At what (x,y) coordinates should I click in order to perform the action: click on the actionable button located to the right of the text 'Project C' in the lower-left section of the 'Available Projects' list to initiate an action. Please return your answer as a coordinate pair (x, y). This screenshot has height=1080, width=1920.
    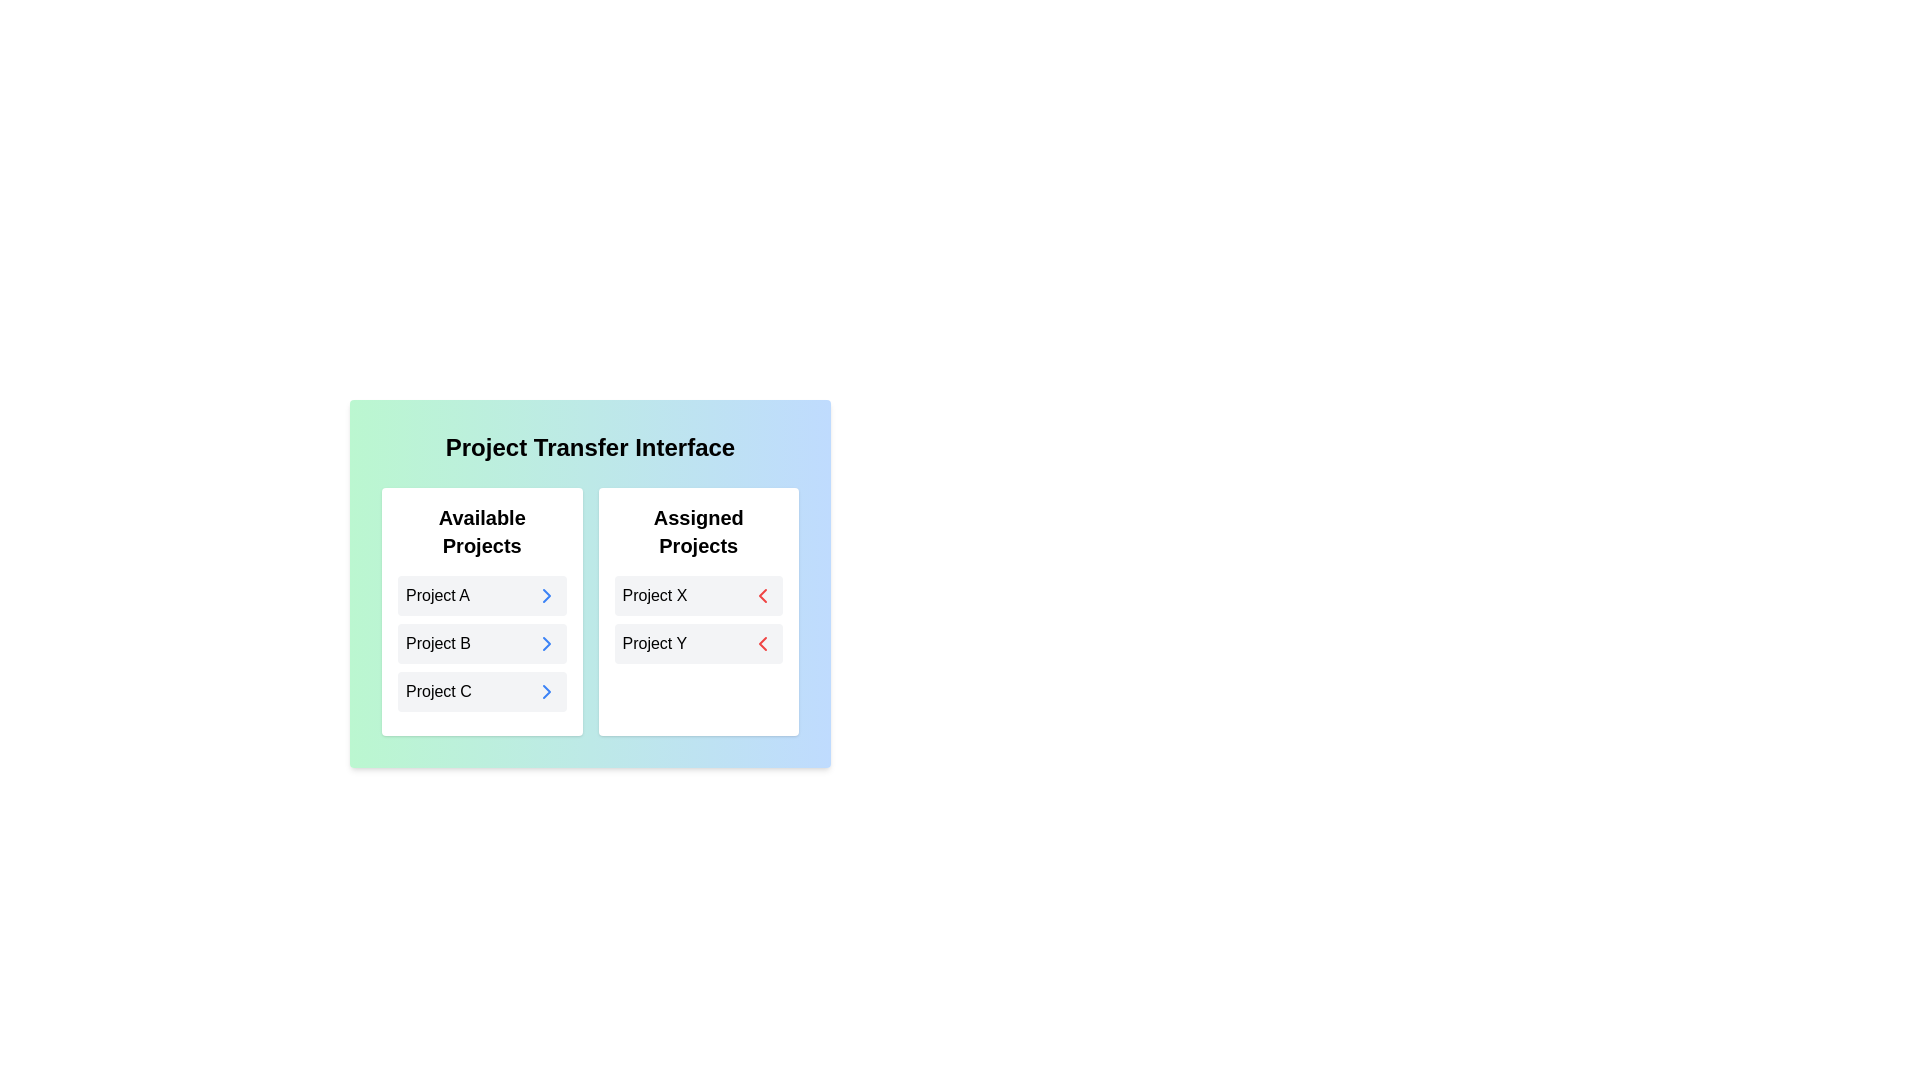
    Looking at the image, I should click on (546, 690).